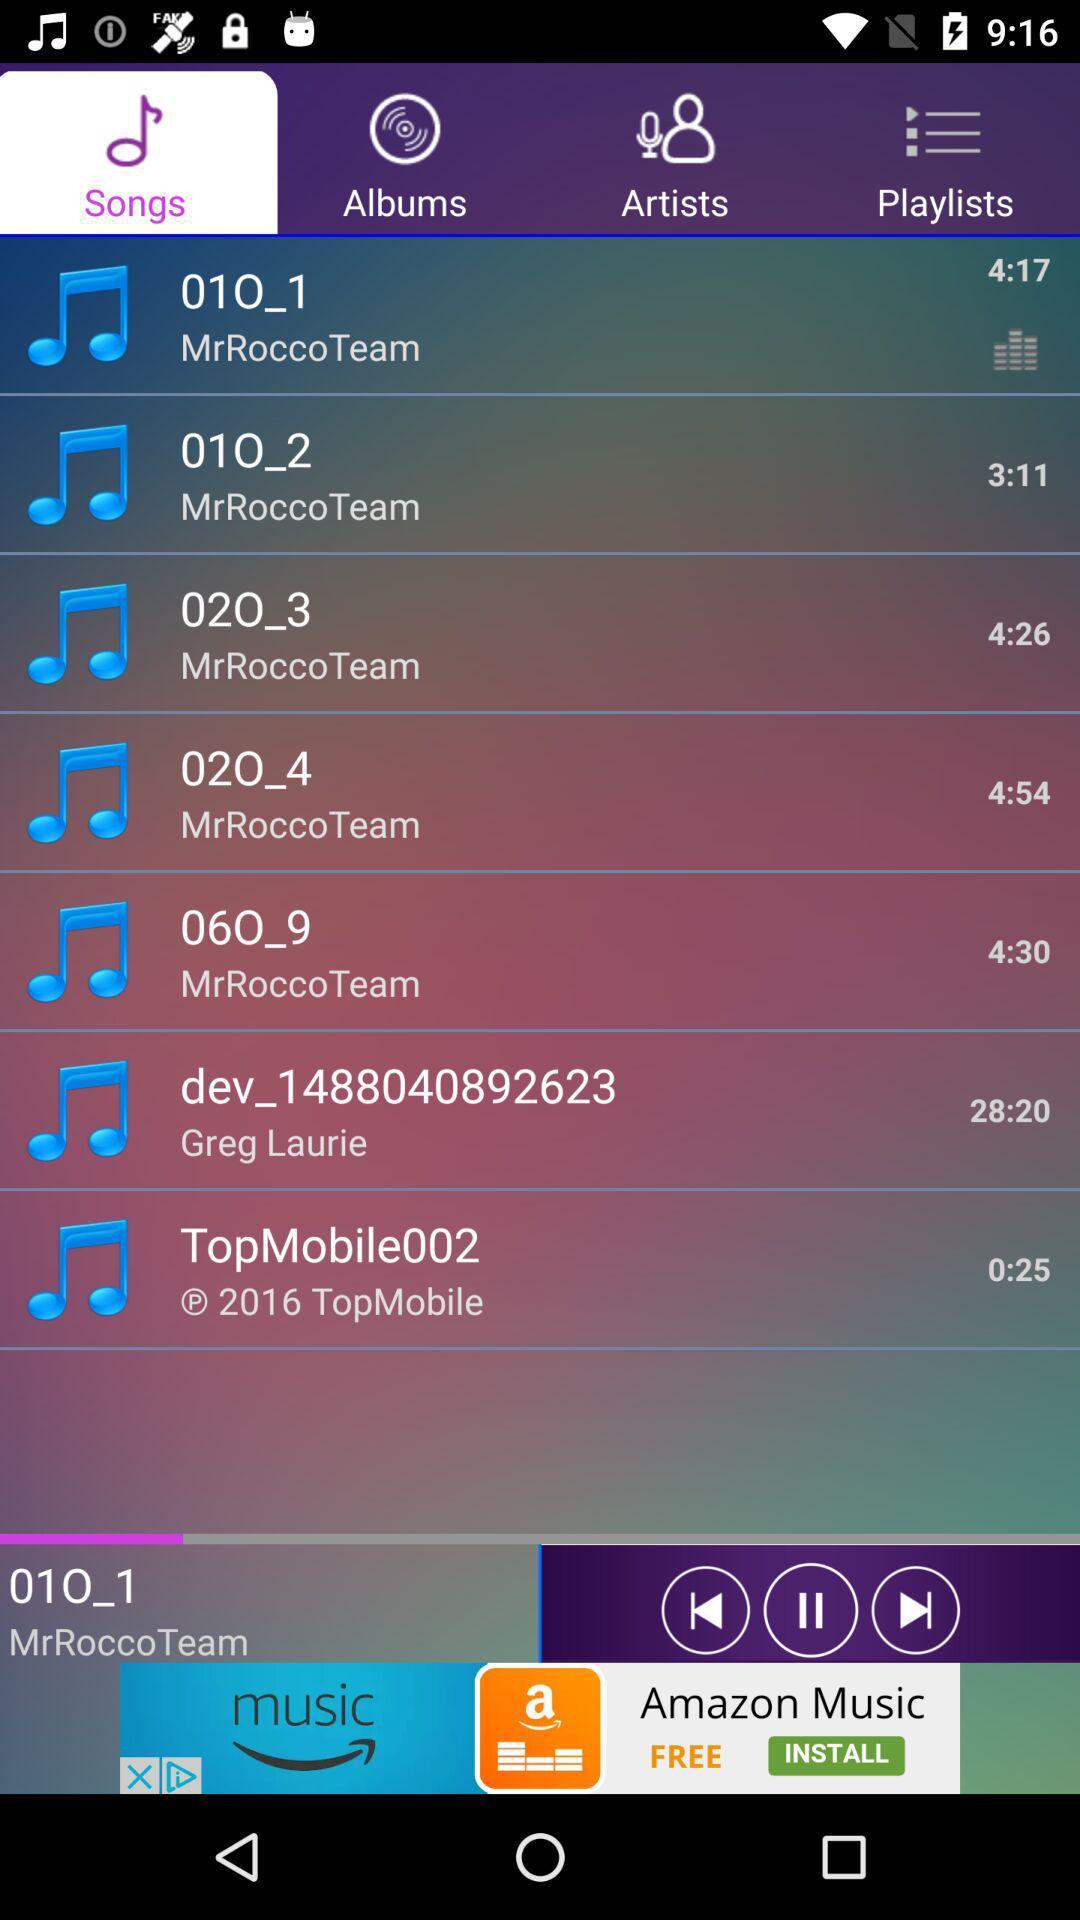 The image size is (1080, 1920). I want to click on open advertisement, so click(540, 1727).